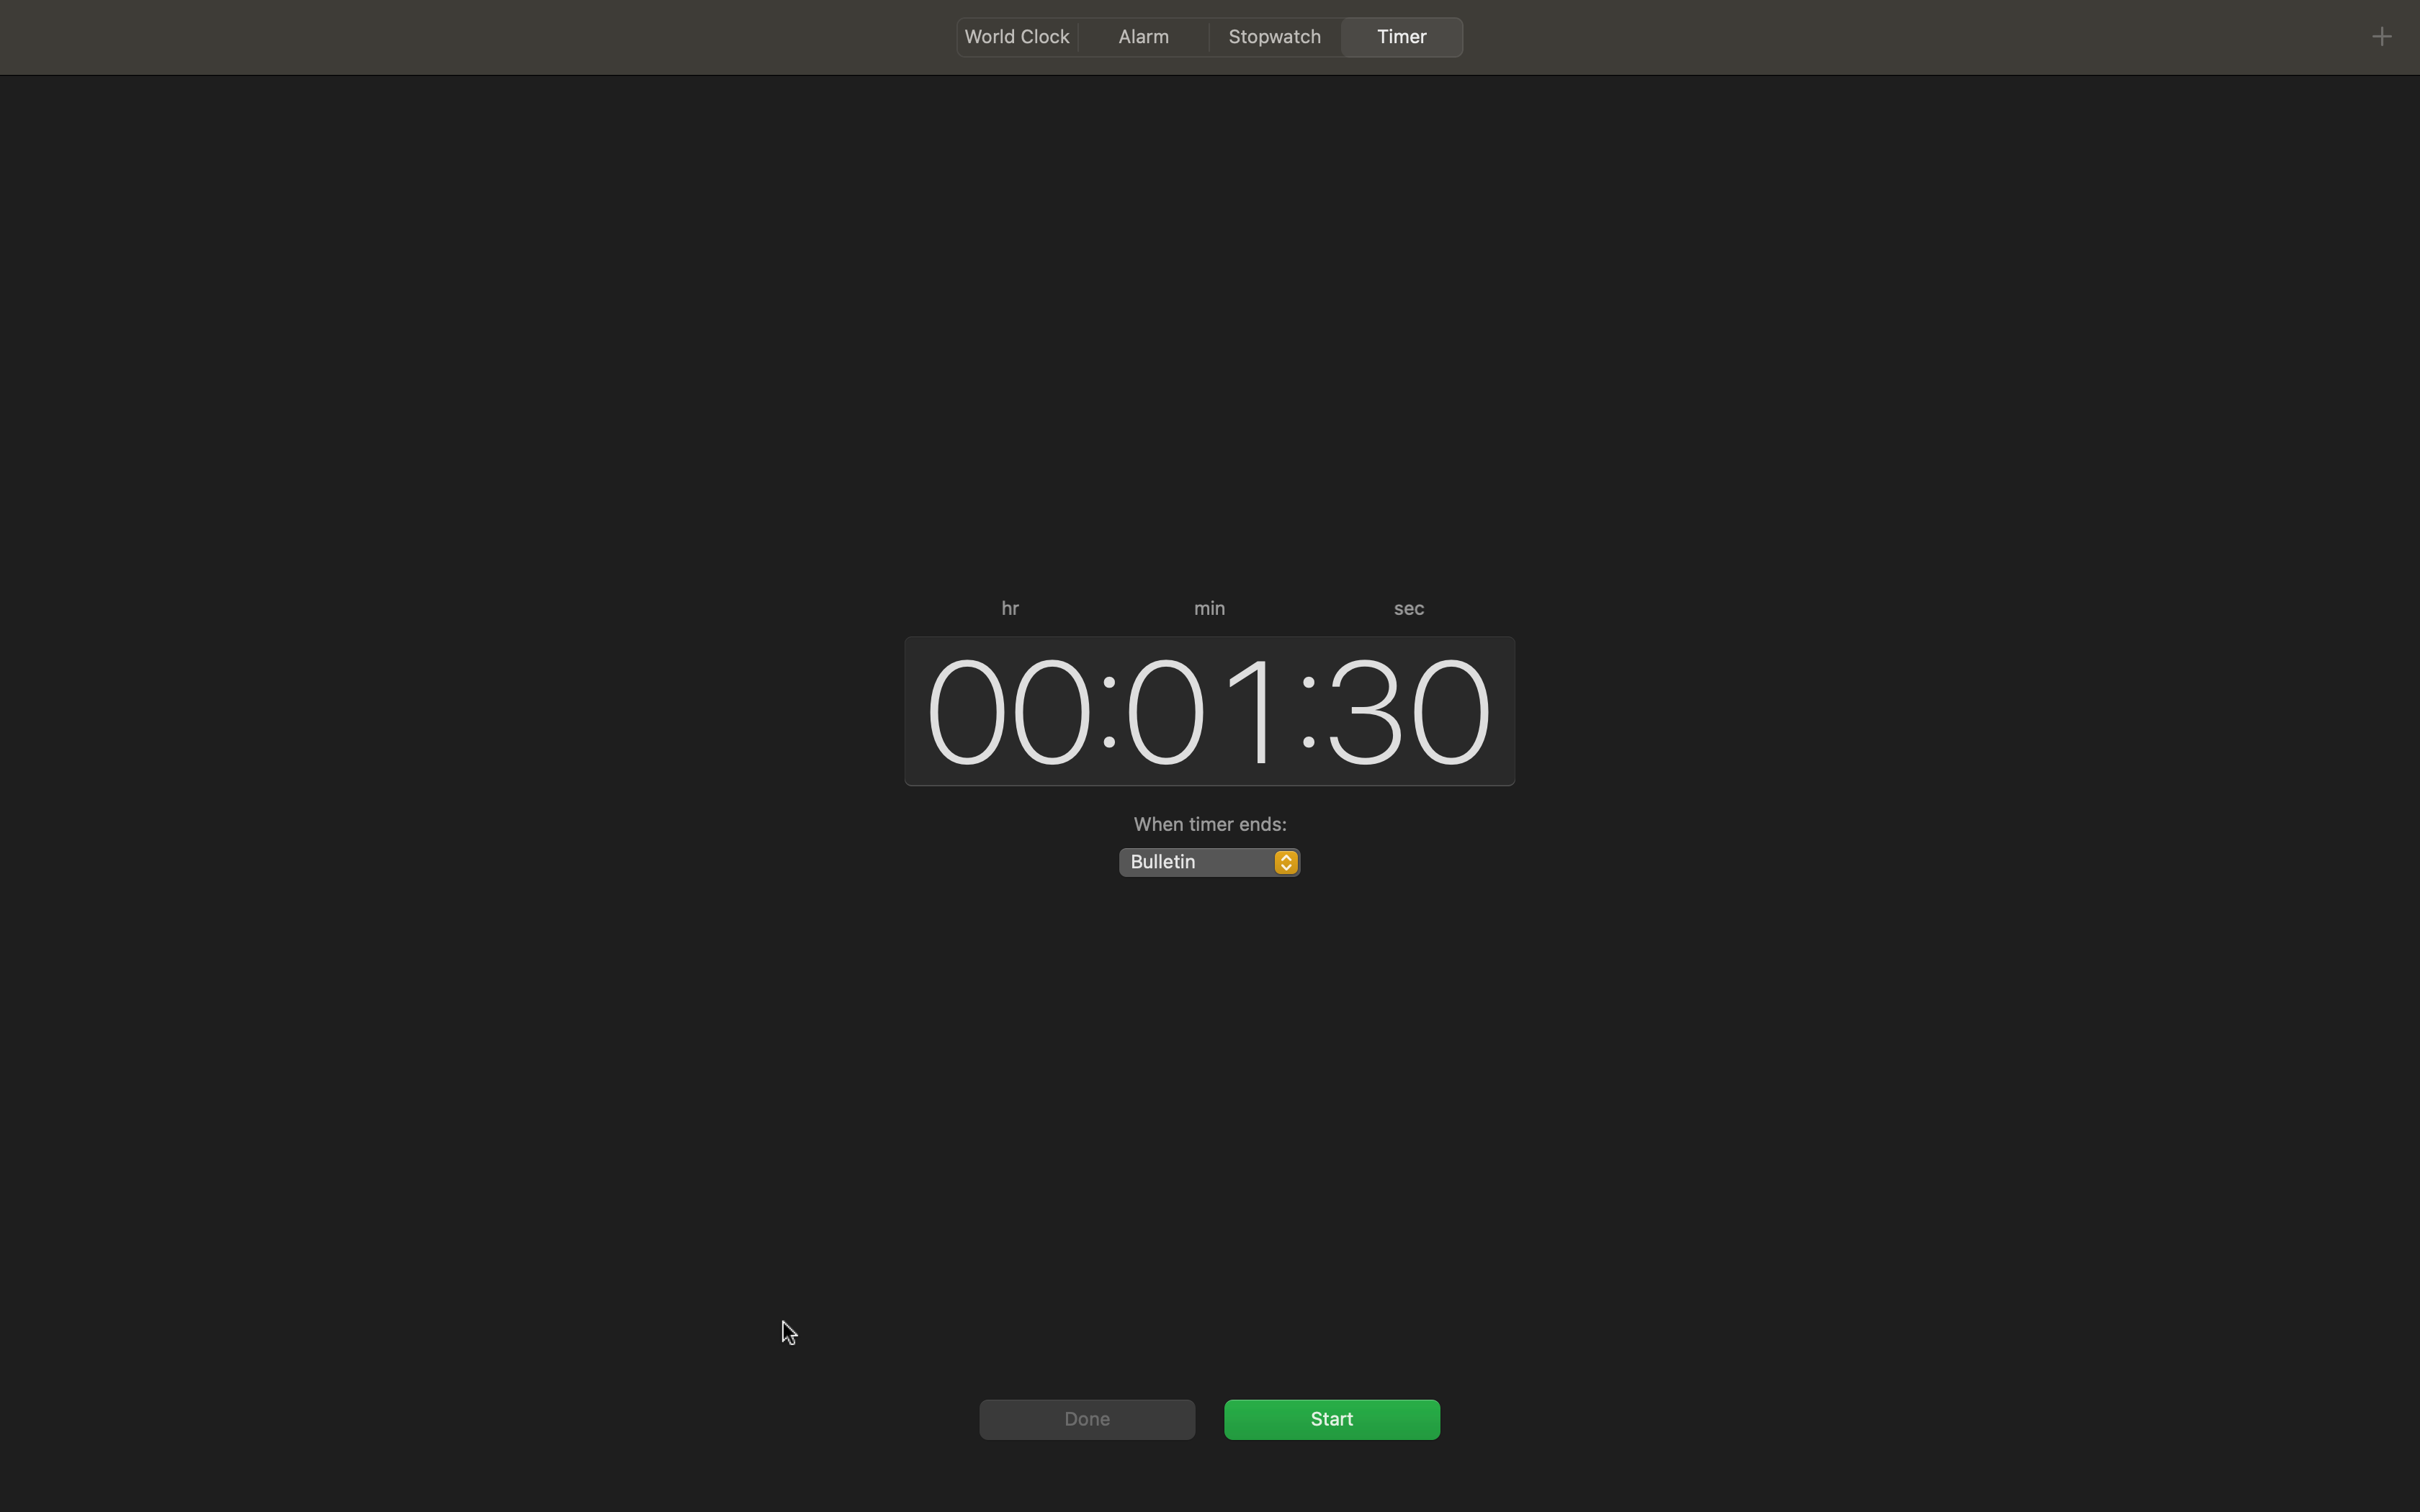 The width and height of the screenshot is (2420, 1512). I want to click on Increase the time in seconds by ten units, so click(1411, 705).